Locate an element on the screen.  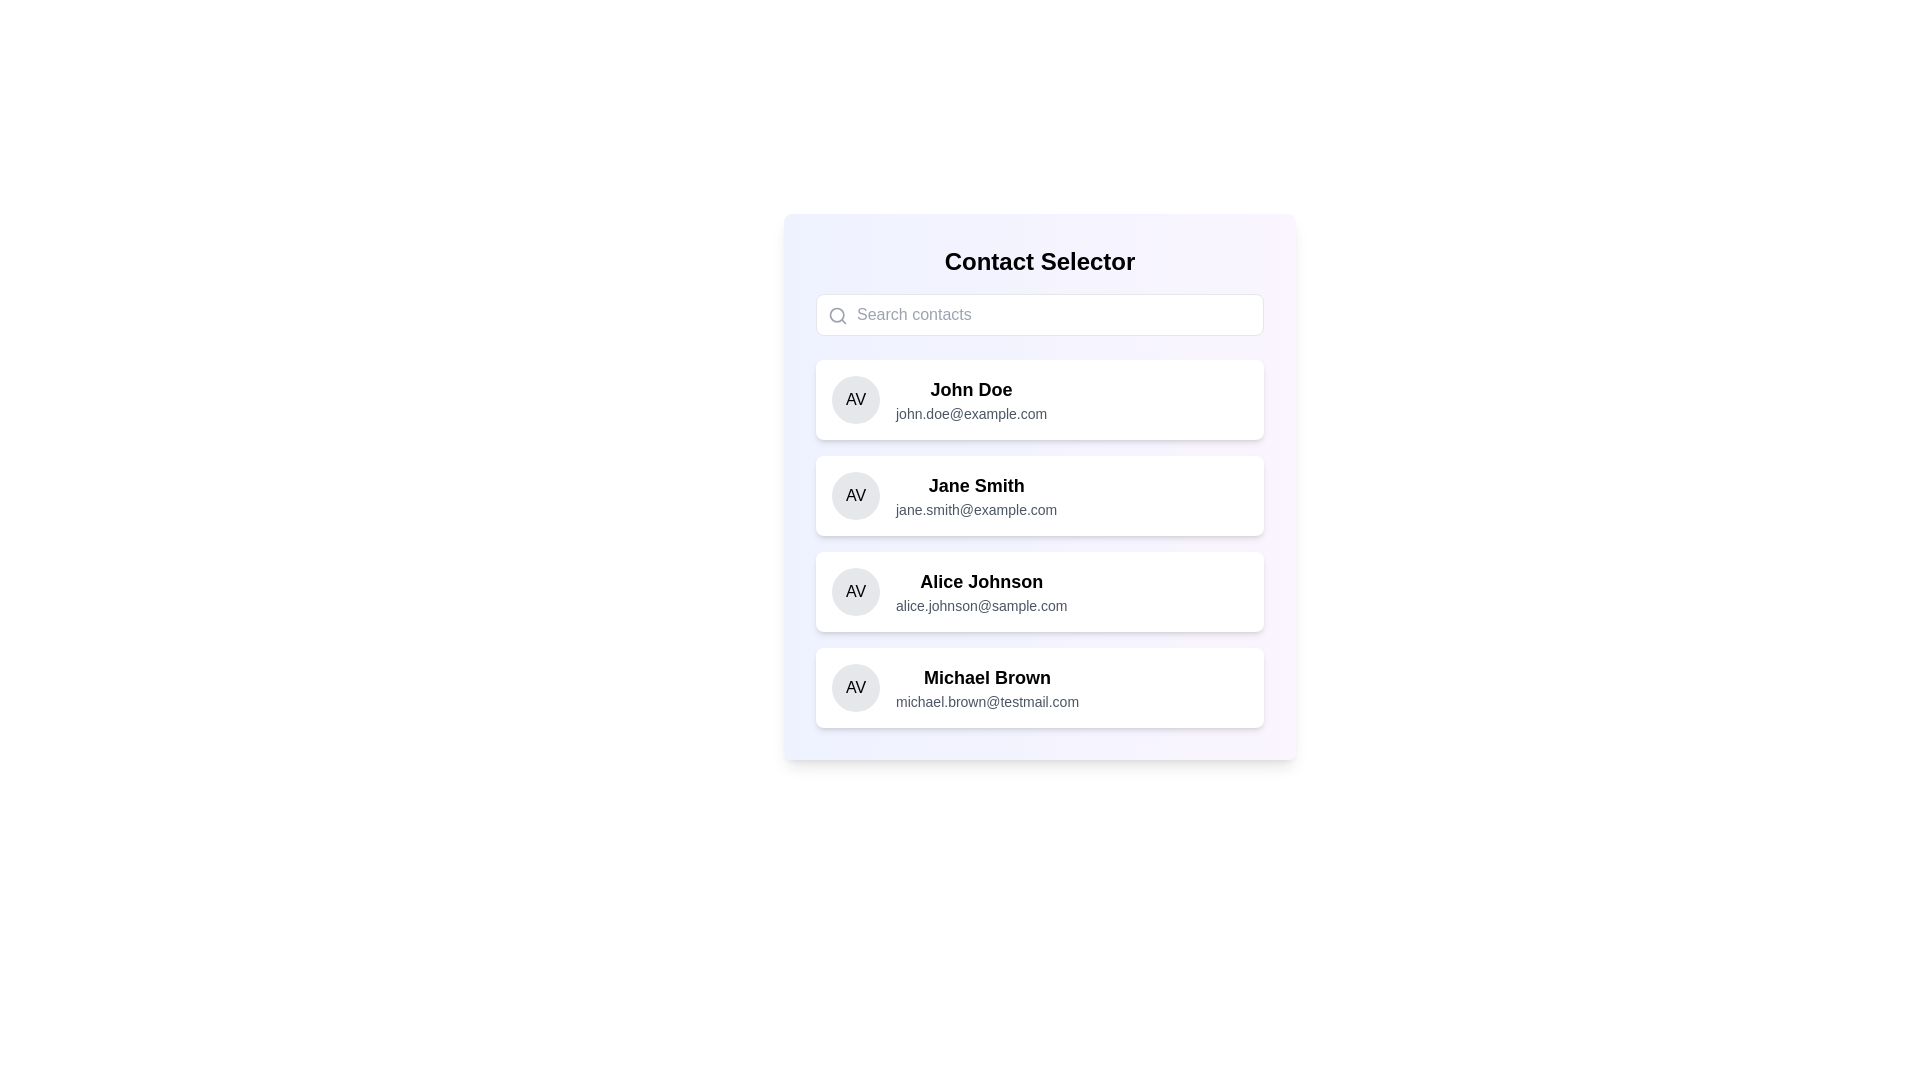
text content from the text block displaying 'Jane Smith' and 'jane.smith@example.com' in the contact list is located at coordinates (976, 495).